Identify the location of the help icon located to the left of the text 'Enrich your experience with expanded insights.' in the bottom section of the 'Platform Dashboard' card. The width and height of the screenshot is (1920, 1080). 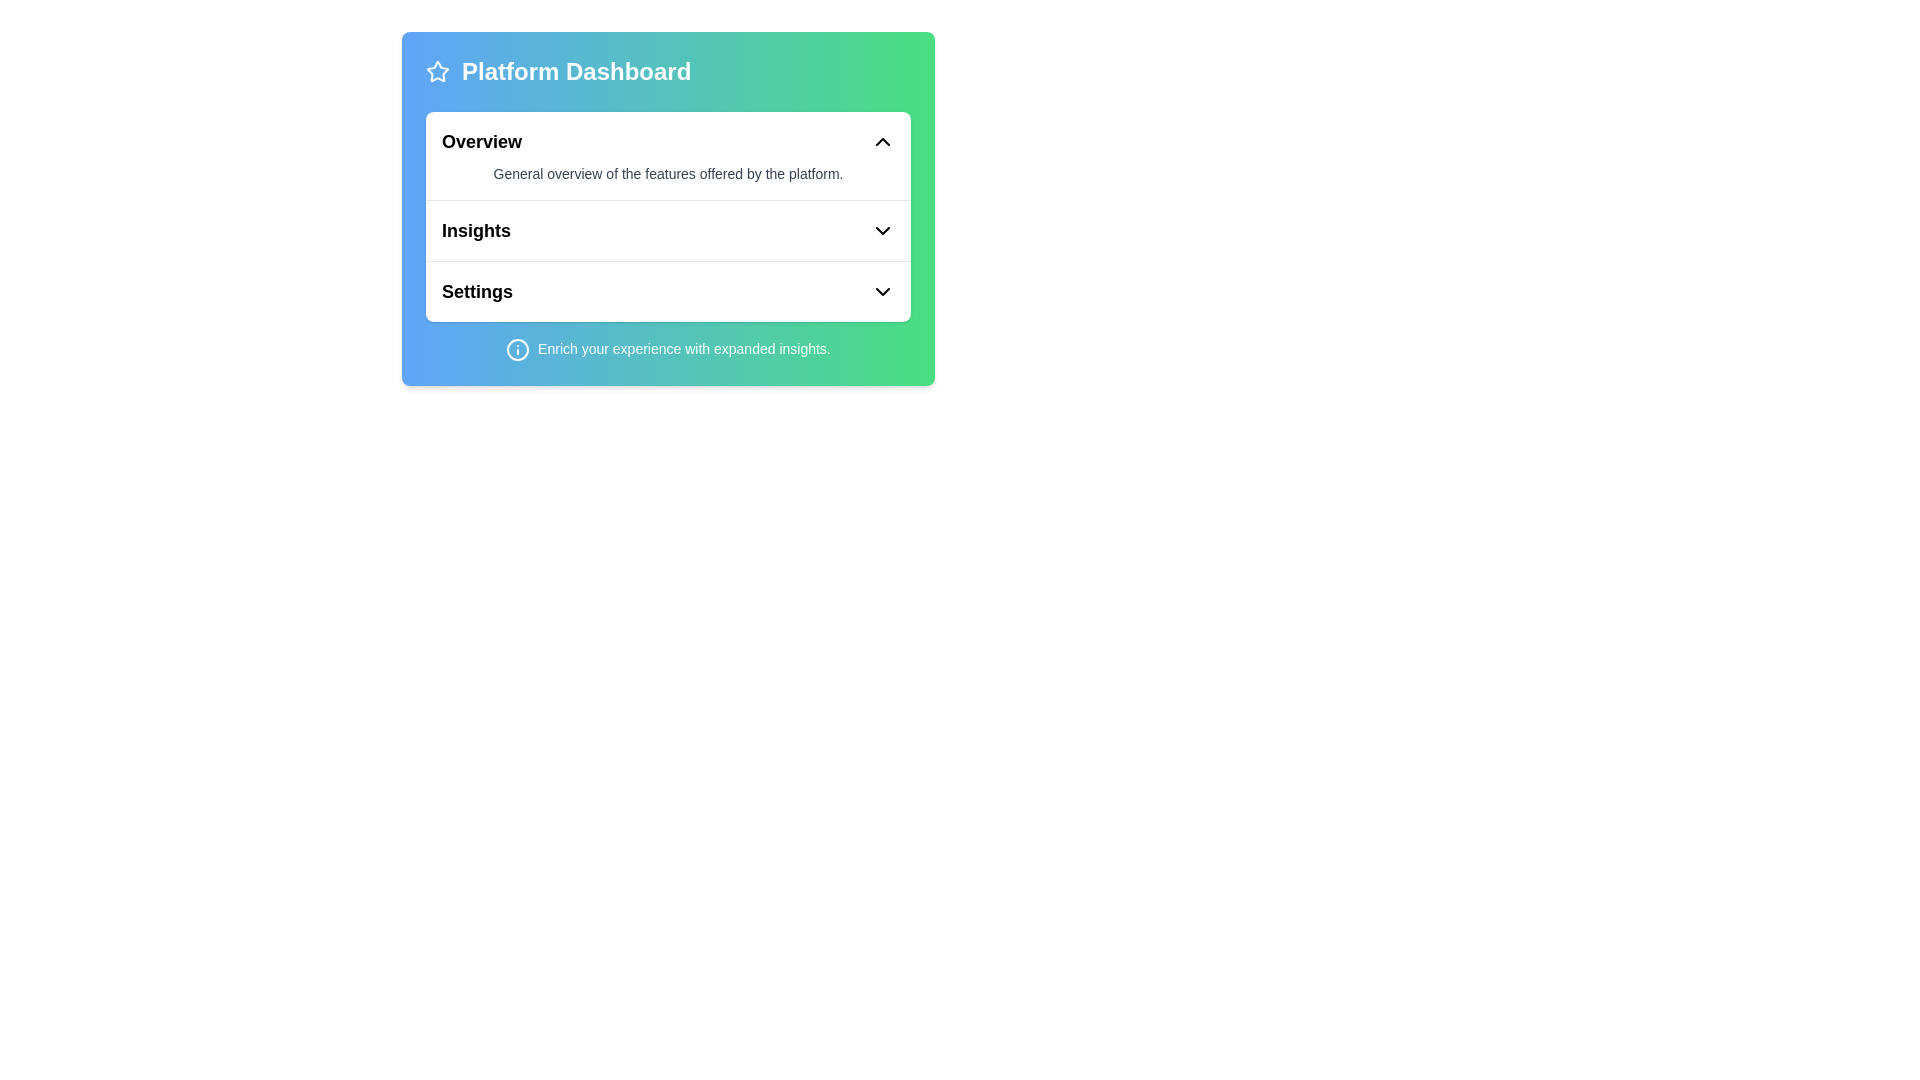
(518, 349).